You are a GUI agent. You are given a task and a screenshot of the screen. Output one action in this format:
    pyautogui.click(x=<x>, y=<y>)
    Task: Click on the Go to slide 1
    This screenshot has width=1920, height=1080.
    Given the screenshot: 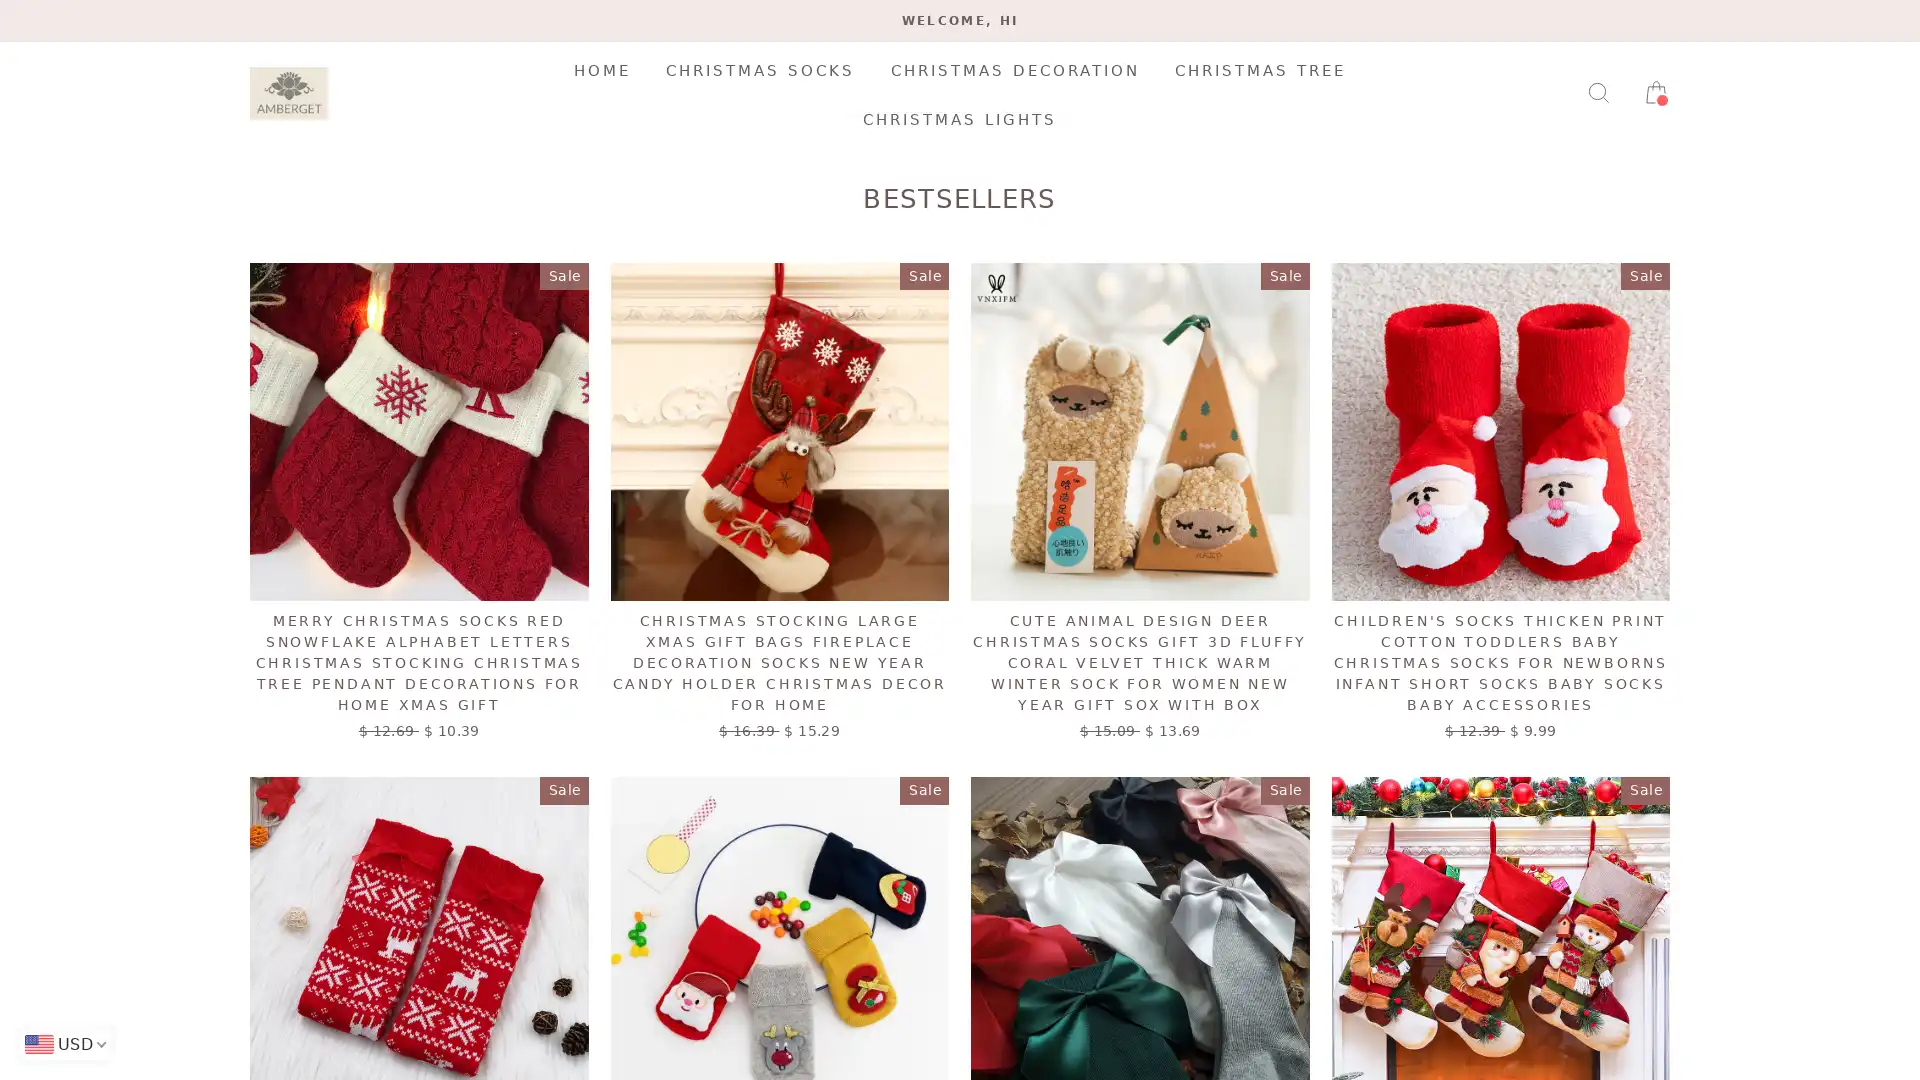 What is the action you would take?
    pyautogui.click(x=960, y=96)
    